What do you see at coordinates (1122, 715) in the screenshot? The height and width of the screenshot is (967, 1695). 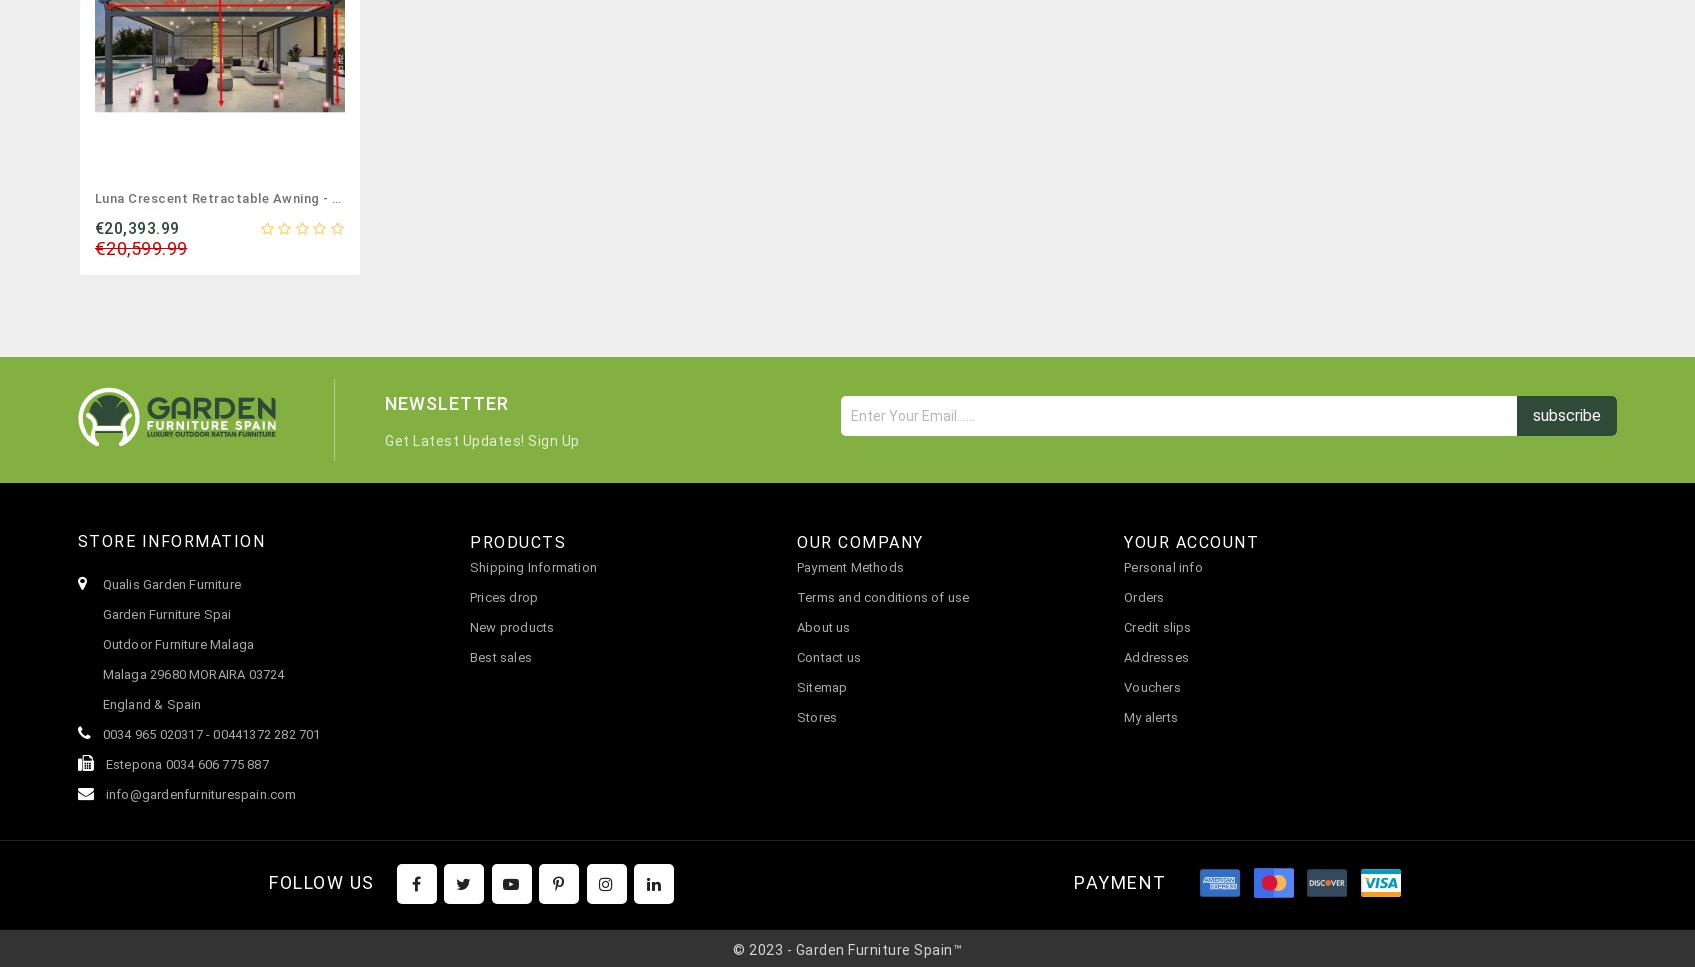 I see `'My alerts'` at bounding box center [1122, 715].